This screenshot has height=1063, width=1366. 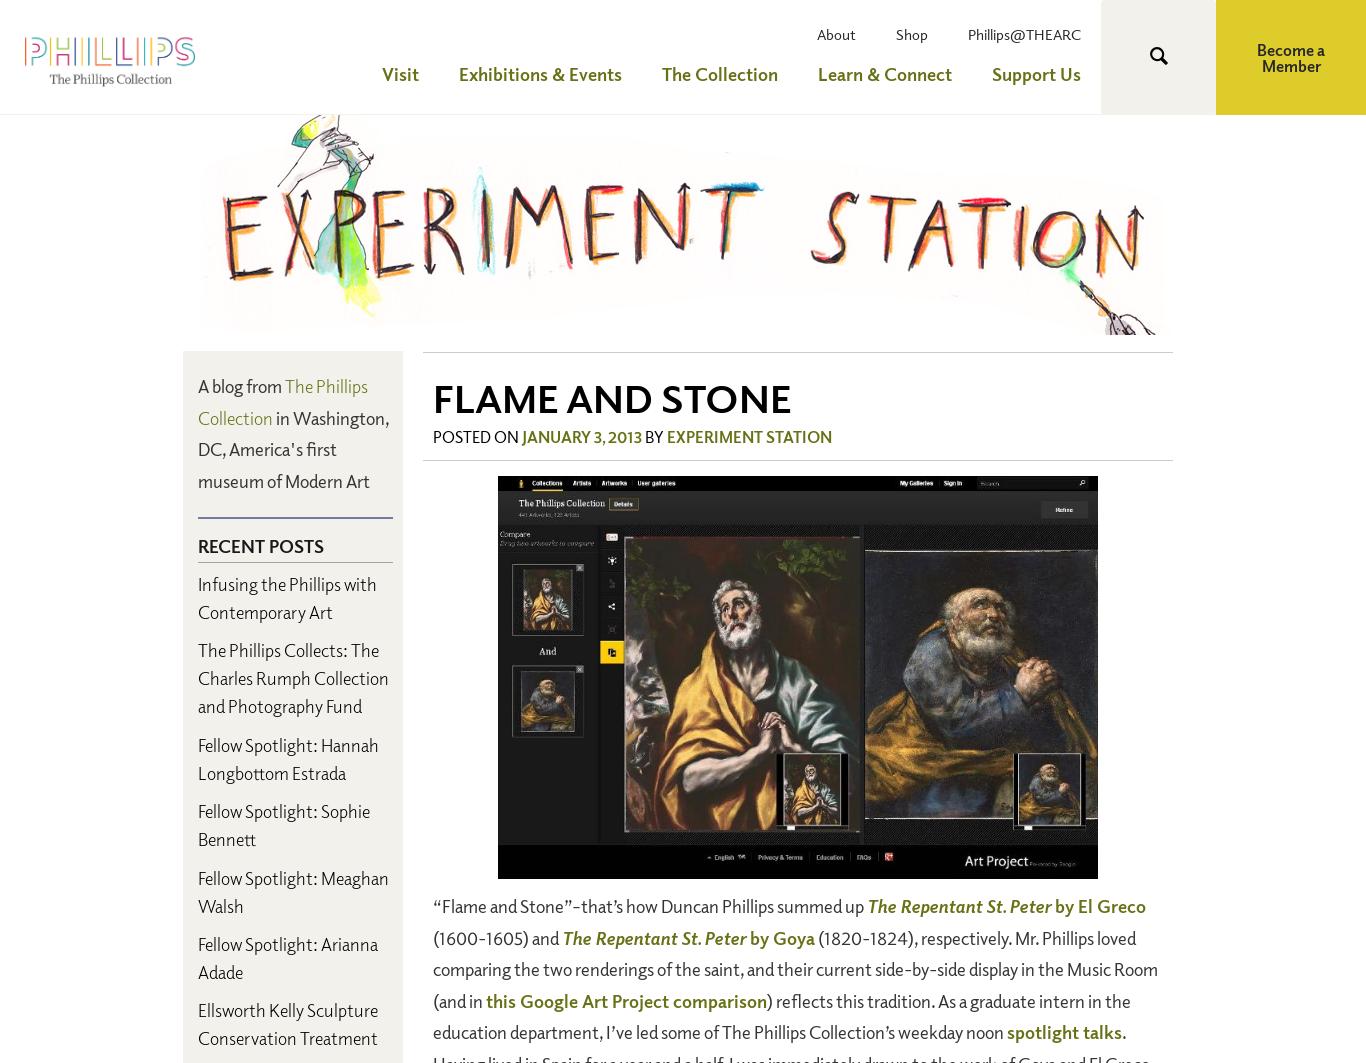 What do you see at coordinates (241, 385) in the screenshot?
I see `'A blog from'` at bounding box center [241, 385].